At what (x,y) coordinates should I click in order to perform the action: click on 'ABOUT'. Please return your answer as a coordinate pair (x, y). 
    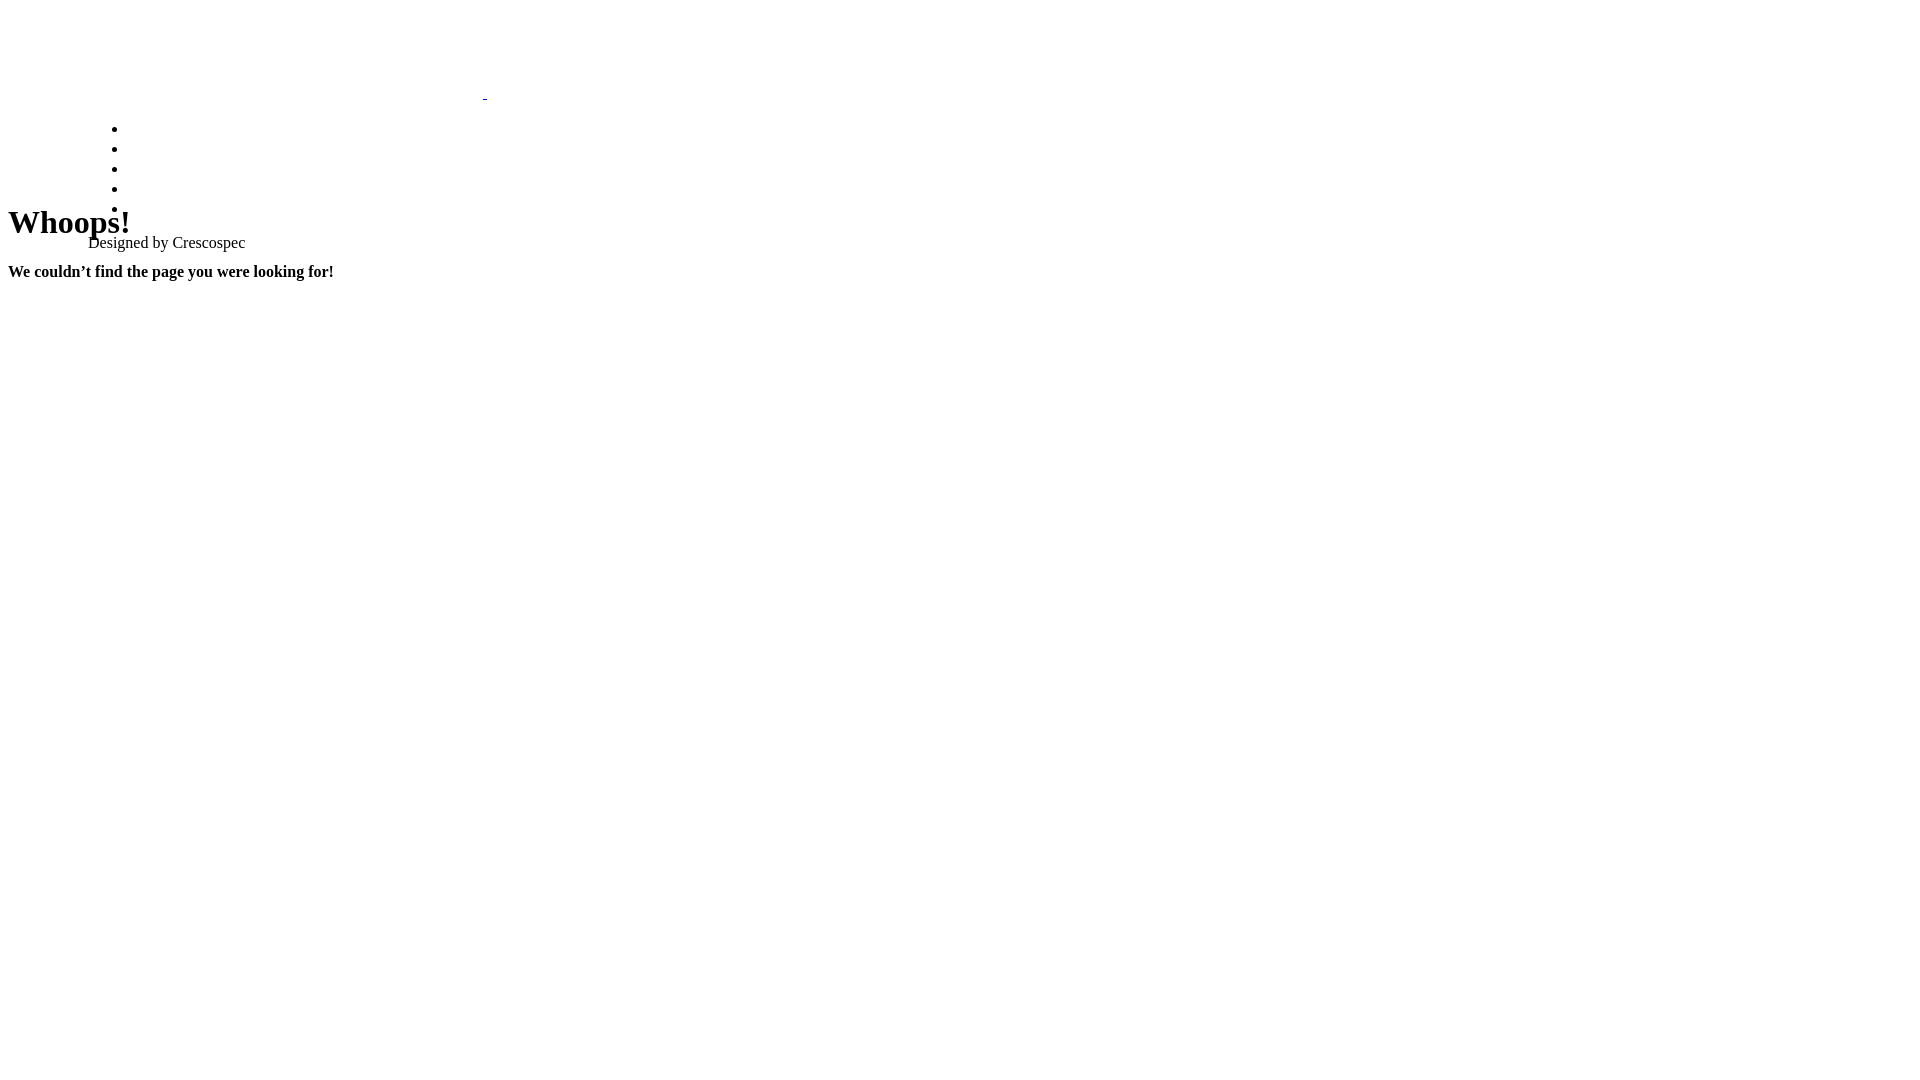
    Looking at the image, I should click on (127, 146).